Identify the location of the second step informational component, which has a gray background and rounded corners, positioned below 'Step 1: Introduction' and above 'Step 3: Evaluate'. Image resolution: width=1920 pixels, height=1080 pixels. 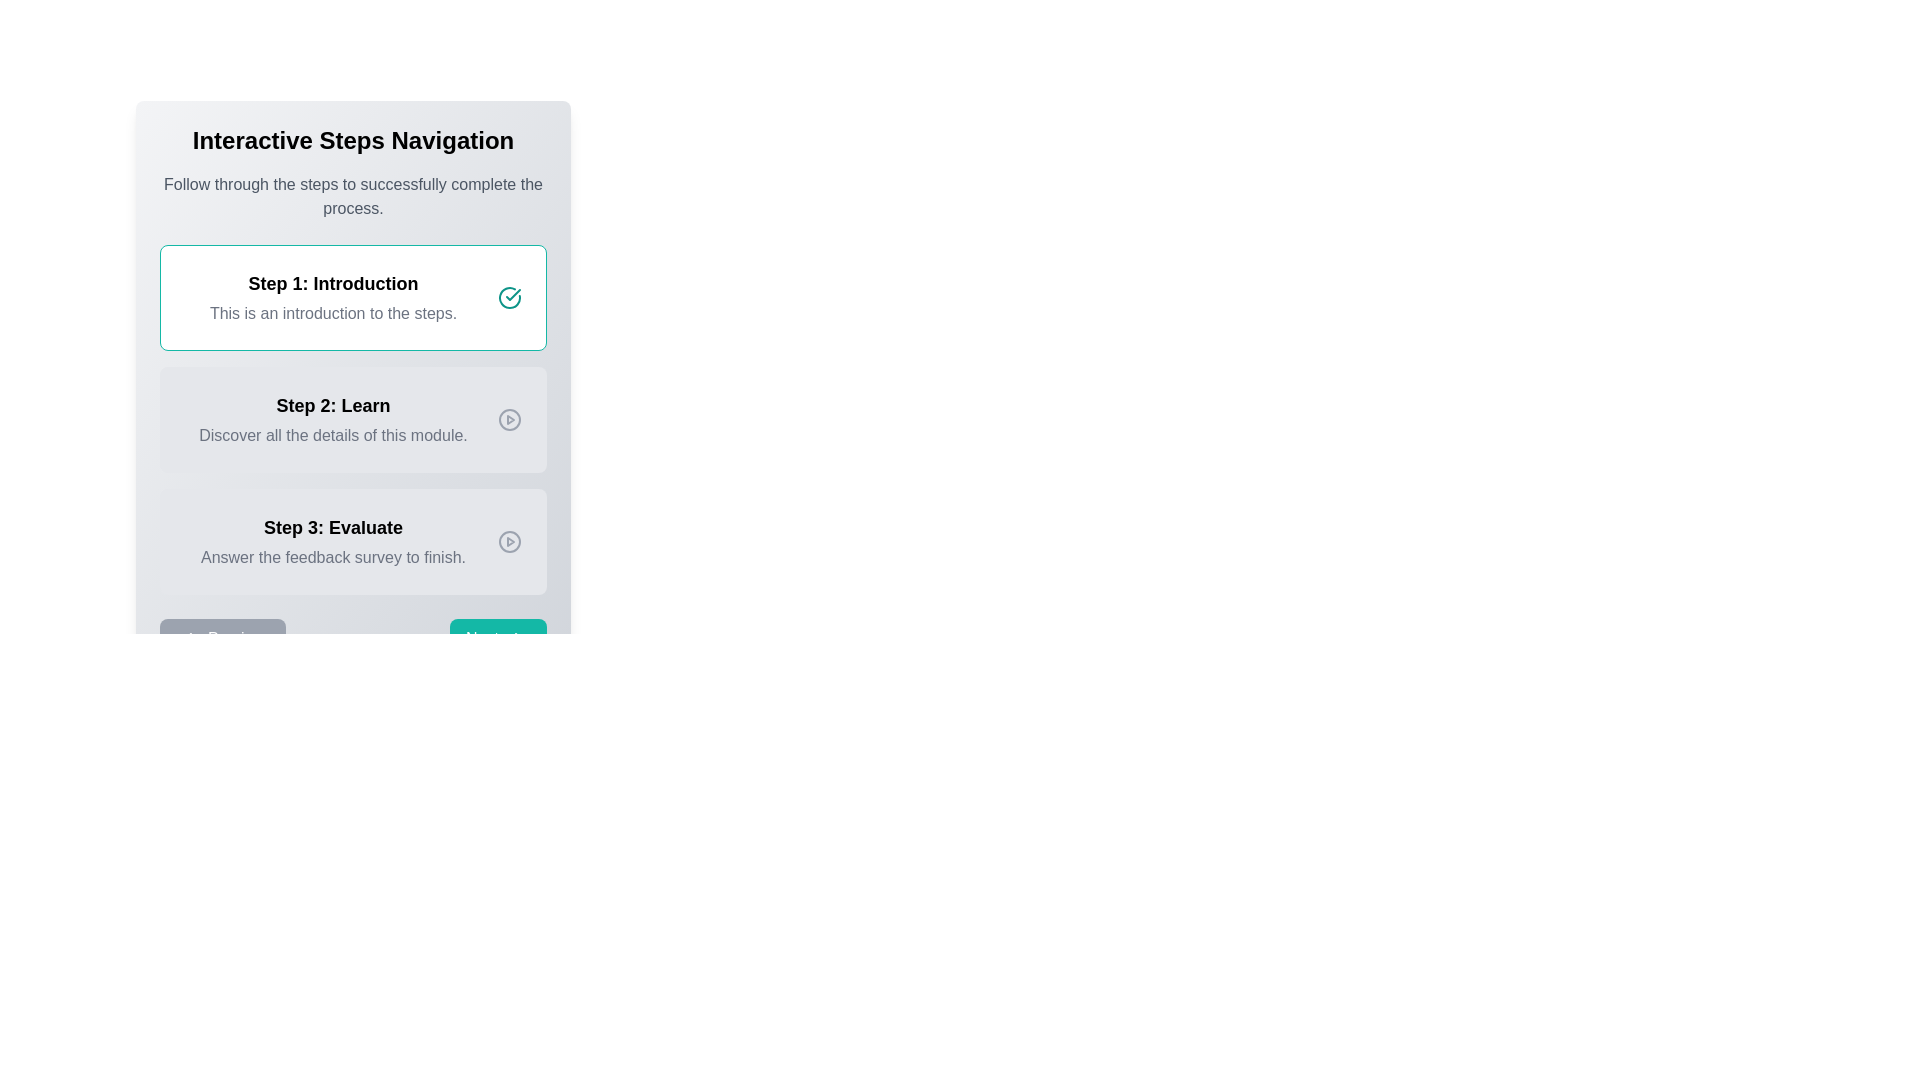
(353, 419).